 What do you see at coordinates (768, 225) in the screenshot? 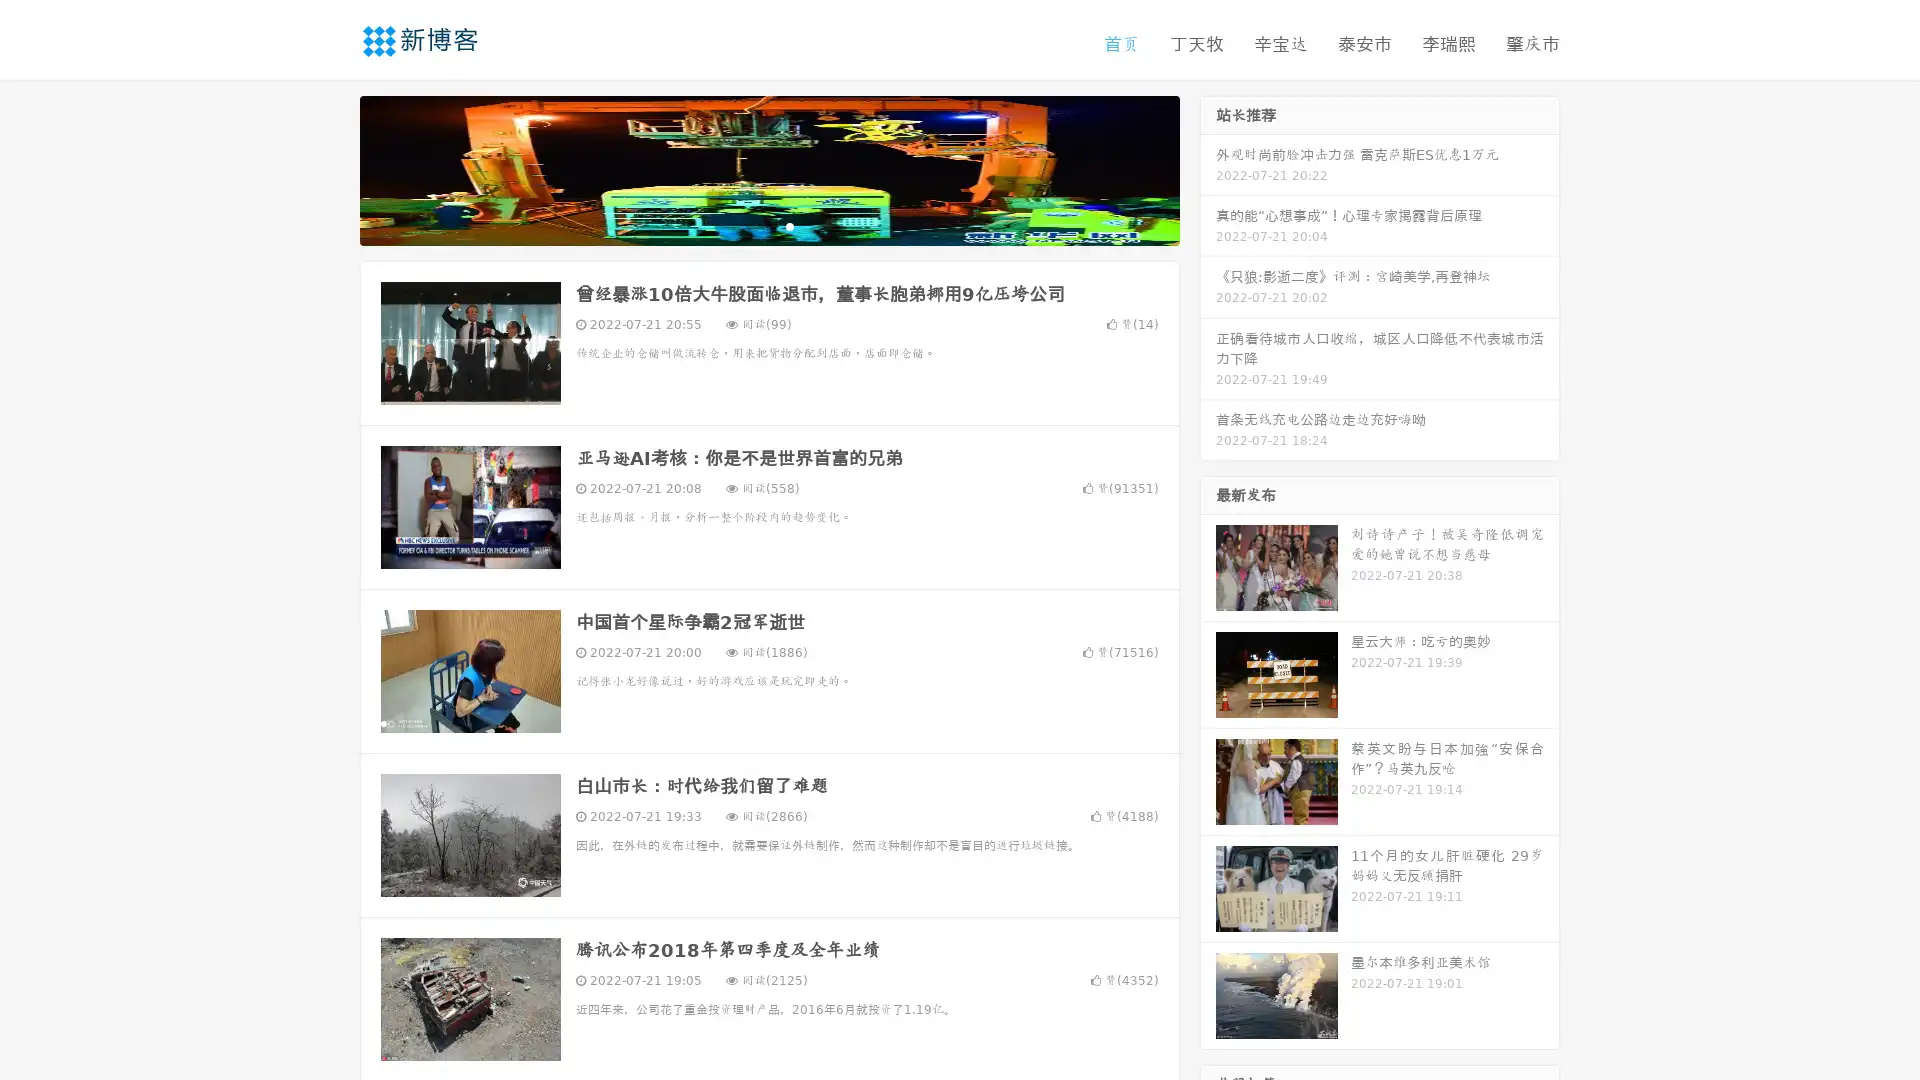
I see `Go to slide 2` at bounding box center [768, 225].